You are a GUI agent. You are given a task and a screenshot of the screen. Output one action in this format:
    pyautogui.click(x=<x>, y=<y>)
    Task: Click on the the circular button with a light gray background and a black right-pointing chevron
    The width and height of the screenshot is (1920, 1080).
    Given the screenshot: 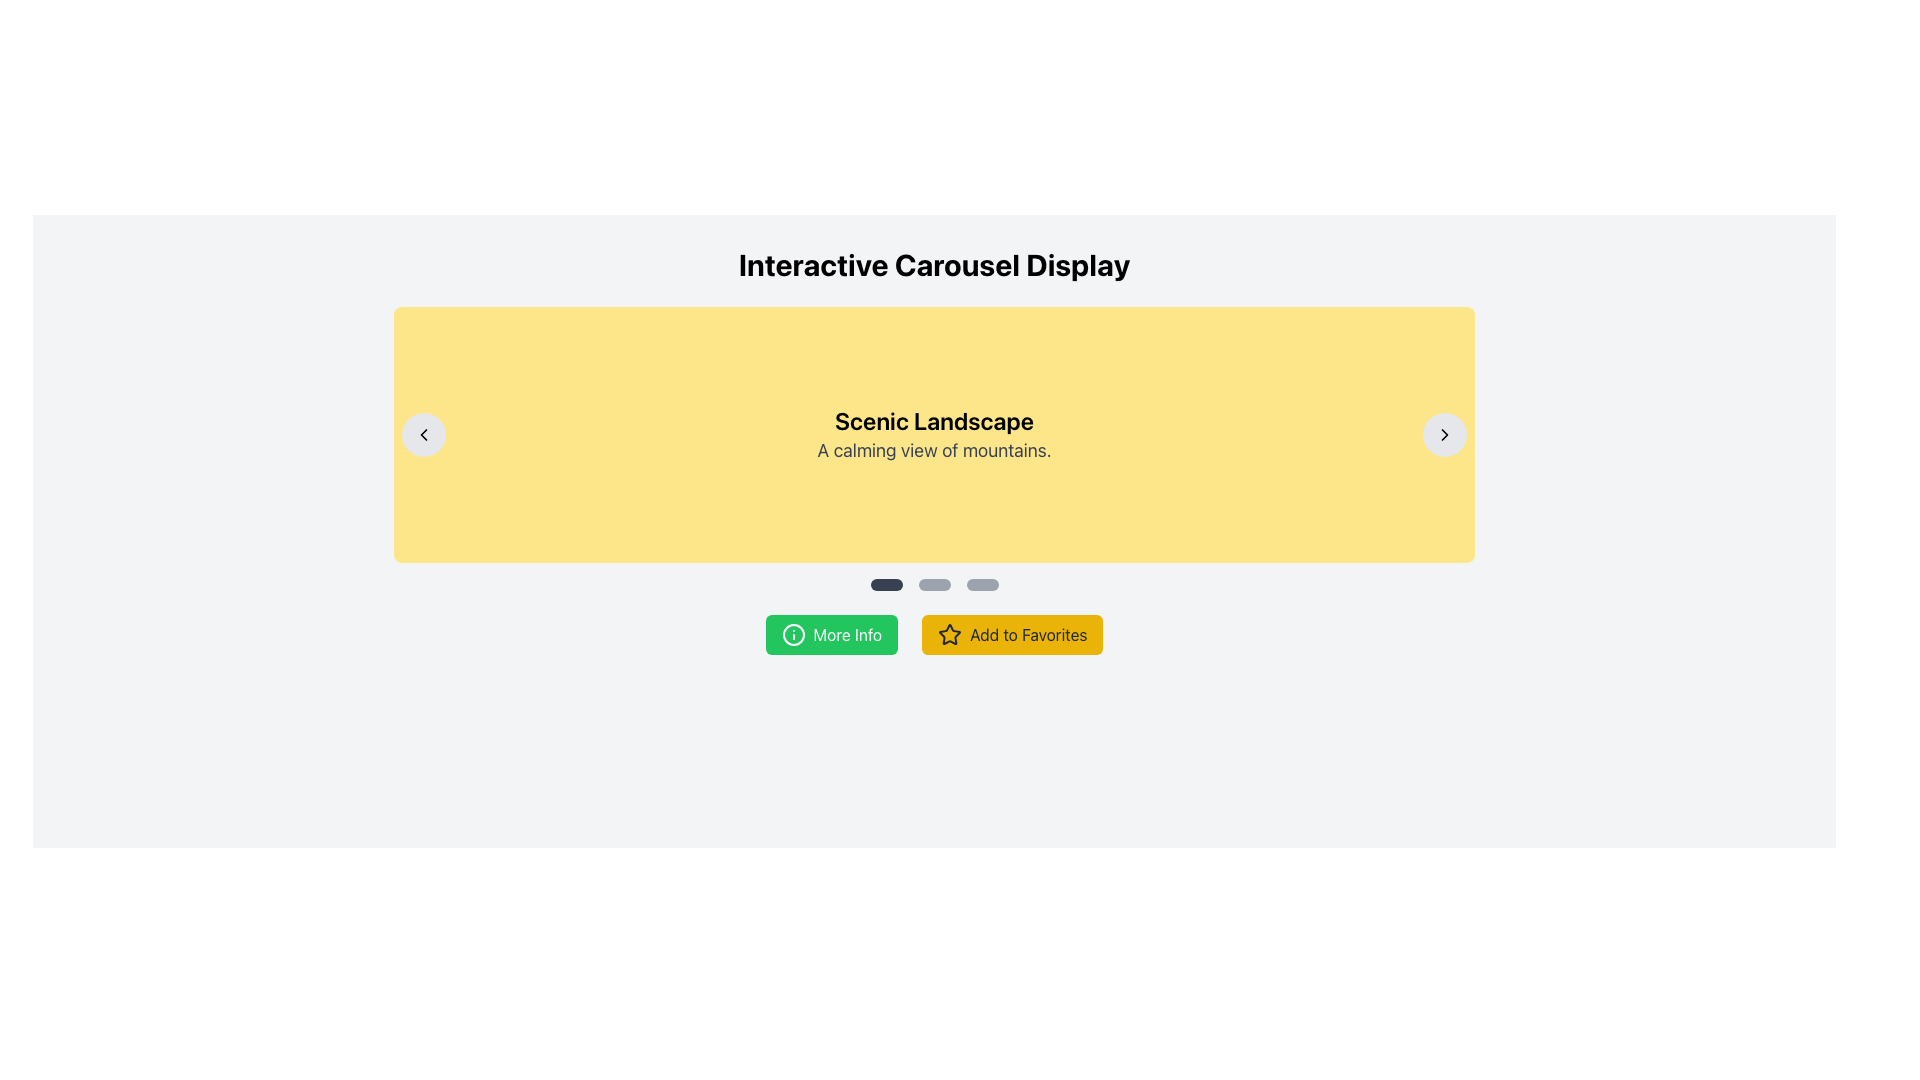 What is the action you would take?
    pyautogui.click(x=1445, y=434)
    